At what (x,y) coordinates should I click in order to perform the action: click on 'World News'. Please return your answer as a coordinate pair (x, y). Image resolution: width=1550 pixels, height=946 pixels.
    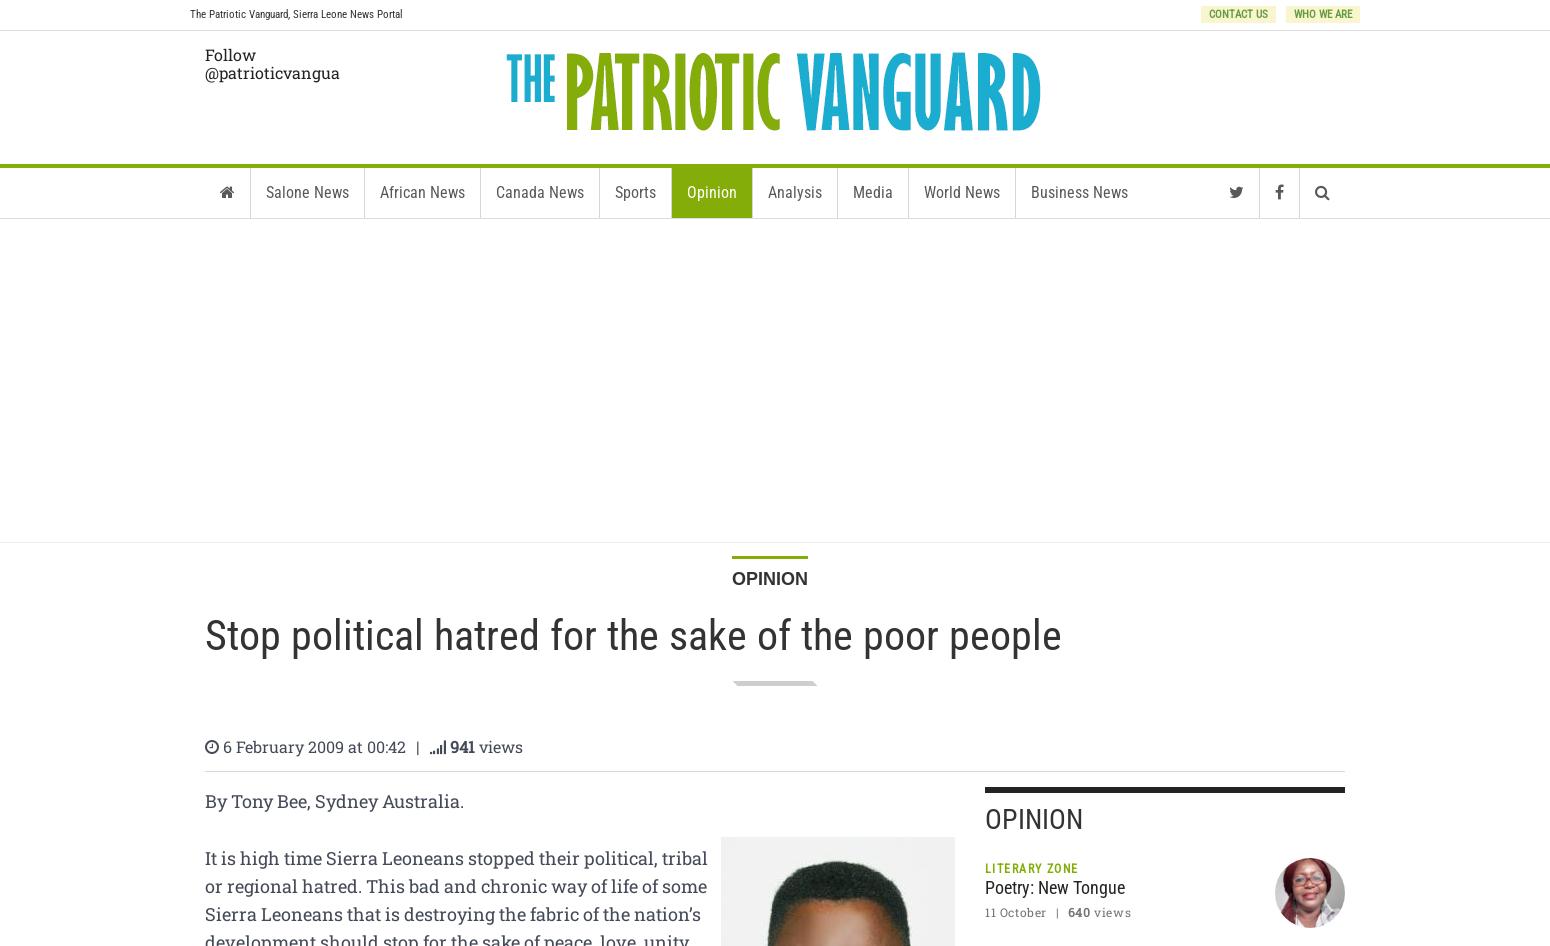
    Looking at the image, I should click on (960, 192).